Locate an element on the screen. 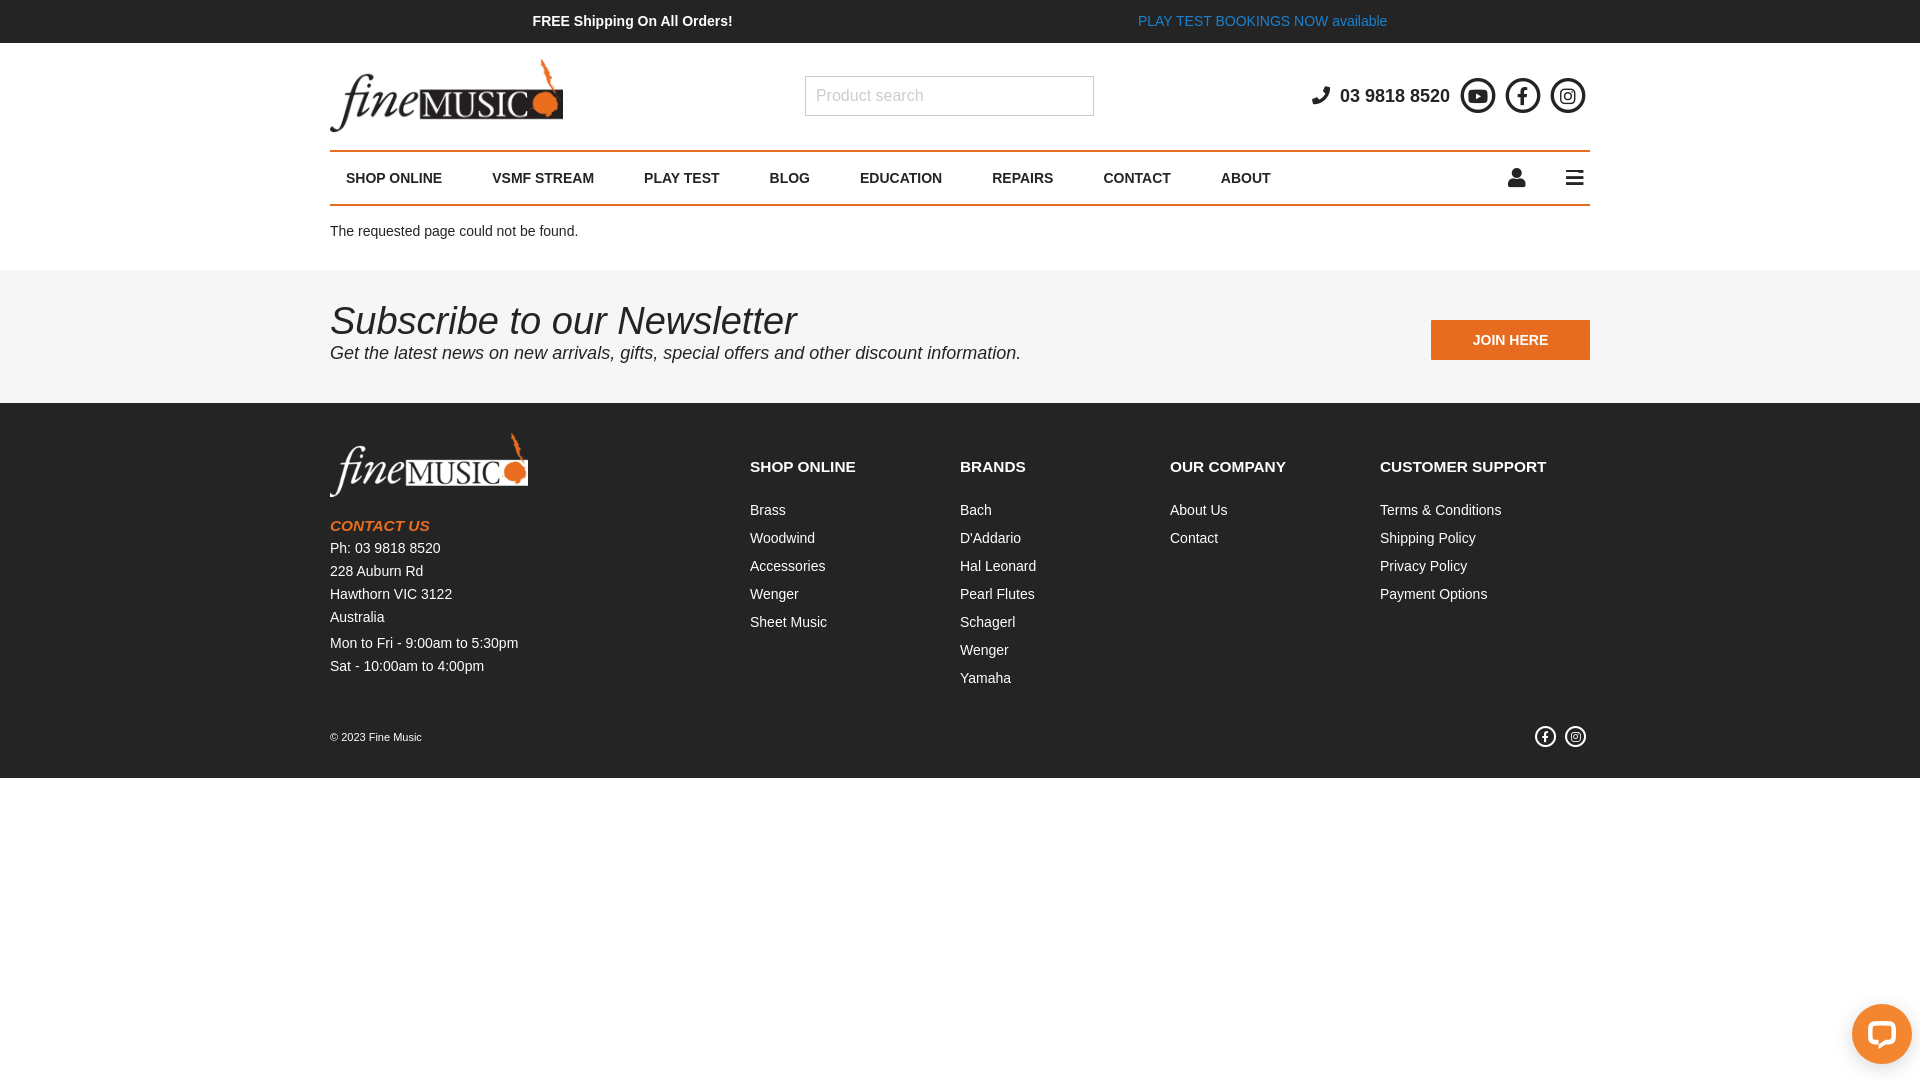 The image size is (1920, 1080). 'VSMF STREAM' is located at coordinates (542, 176).